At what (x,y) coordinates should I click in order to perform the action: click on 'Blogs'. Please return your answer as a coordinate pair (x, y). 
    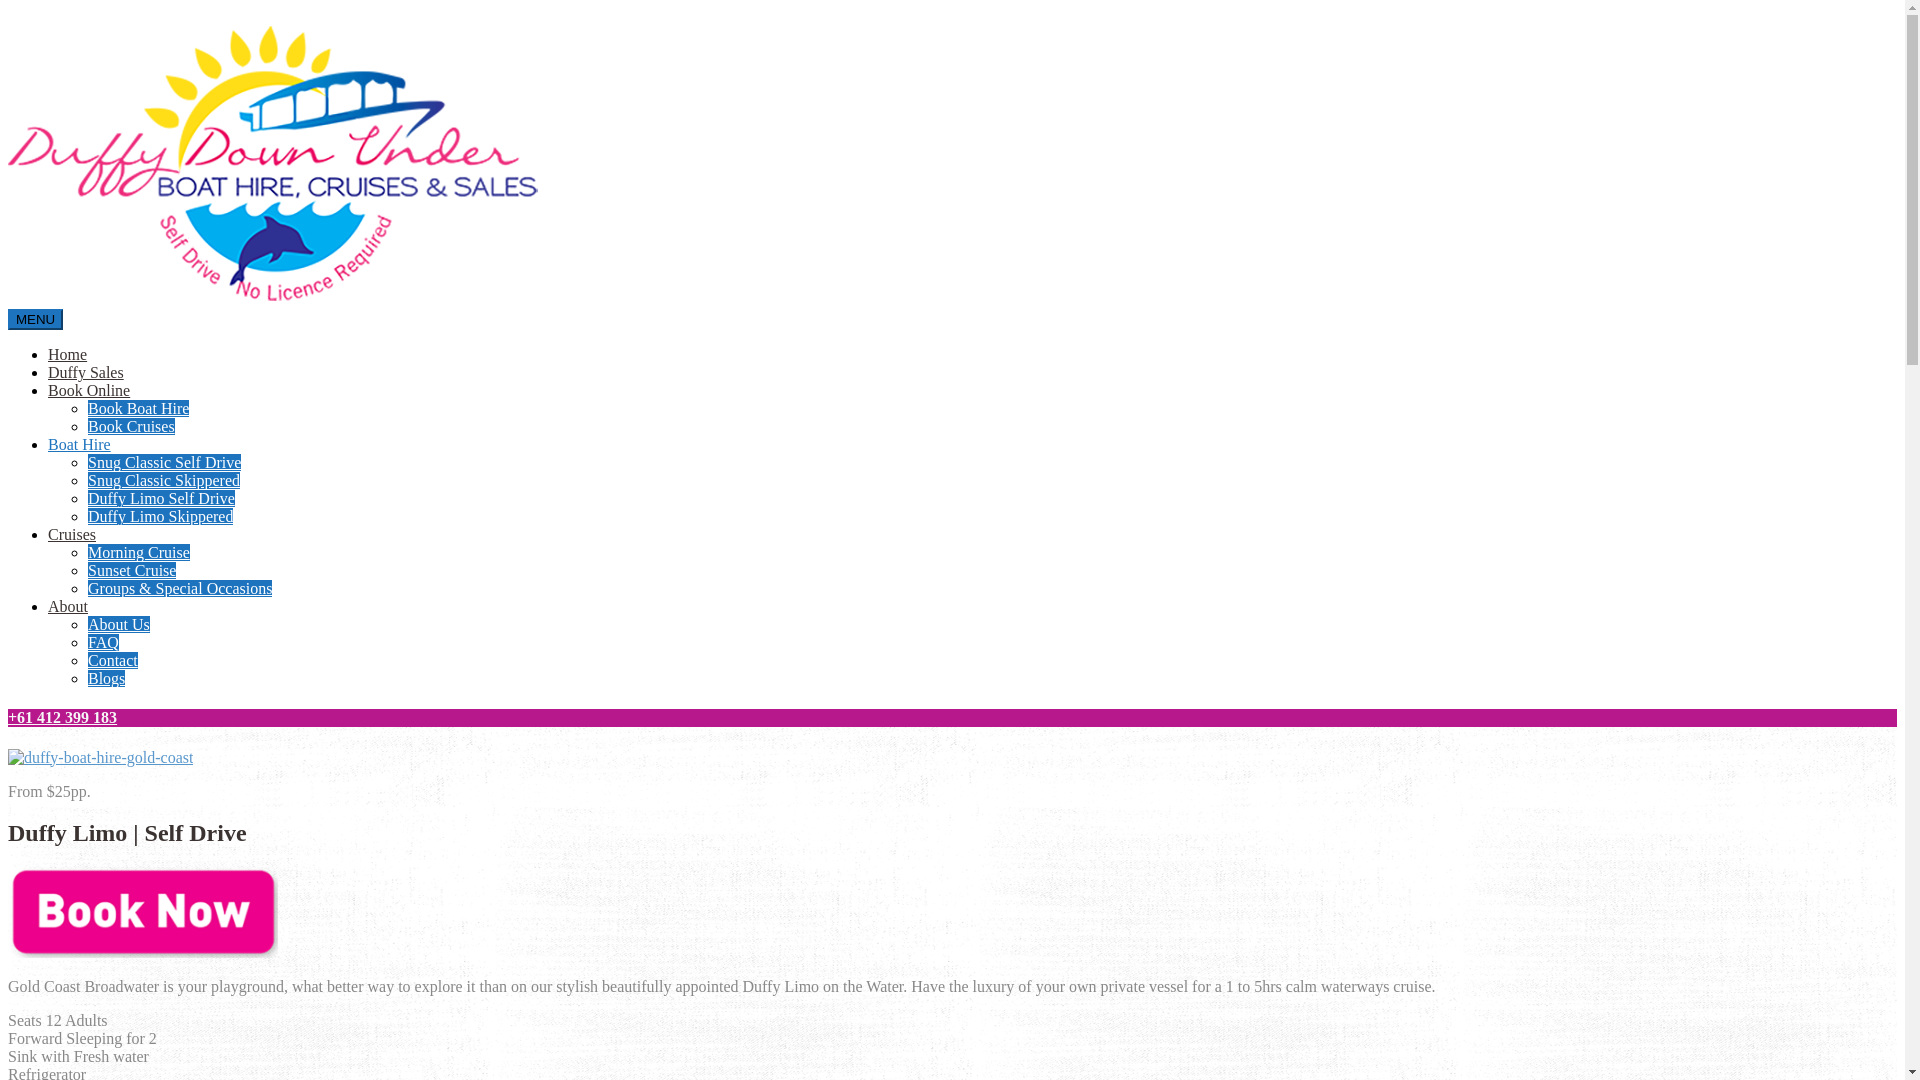
    Looking at the image, I should click on (105, 677).